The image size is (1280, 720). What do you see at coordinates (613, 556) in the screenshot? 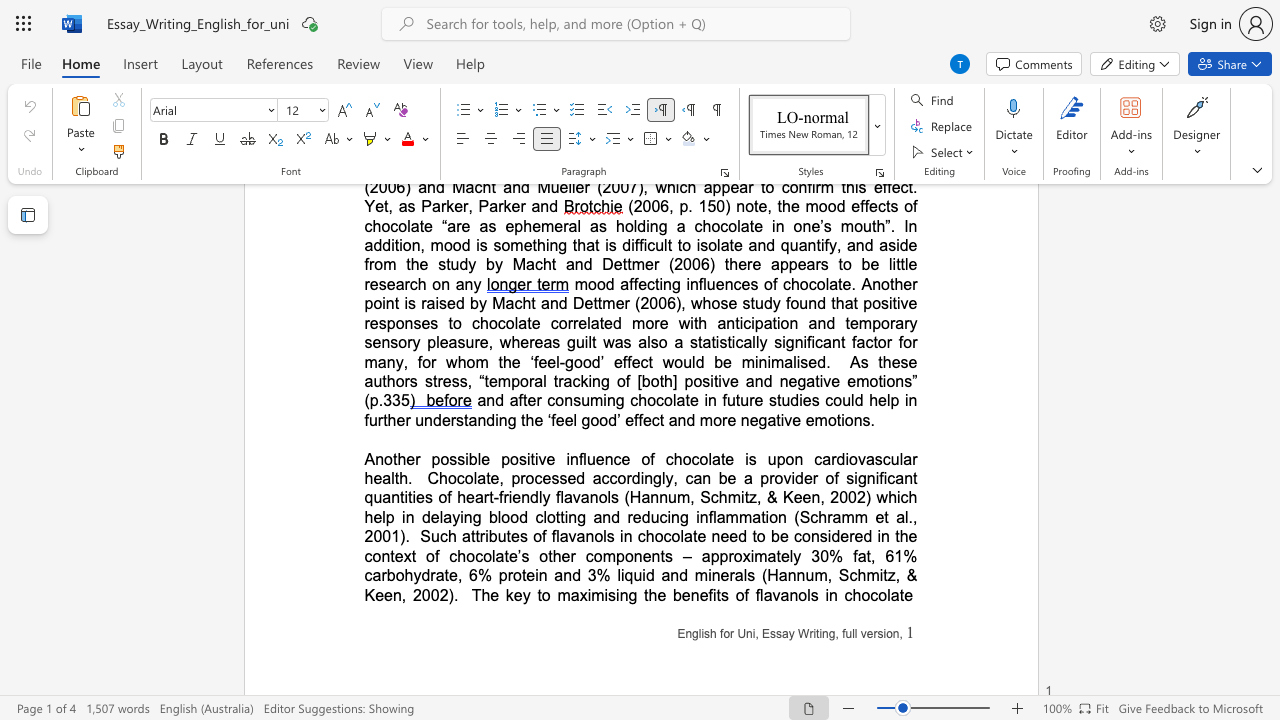
I see `the space between the continuous character "m" and "p" in the text` at bounding box center [613, 556].